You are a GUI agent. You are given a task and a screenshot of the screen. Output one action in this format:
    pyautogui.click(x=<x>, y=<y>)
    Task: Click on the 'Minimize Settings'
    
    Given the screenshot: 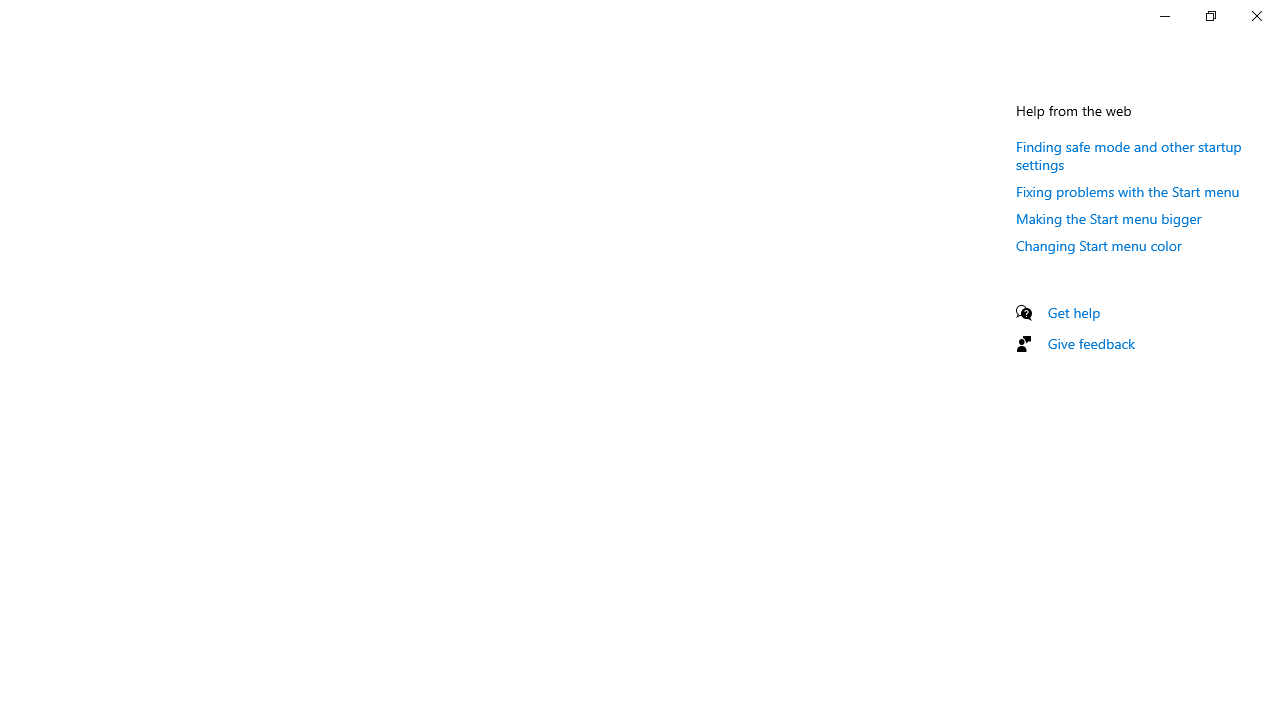 What is the action you would take?
    pyautogui.click(x=1164, y=15)
    